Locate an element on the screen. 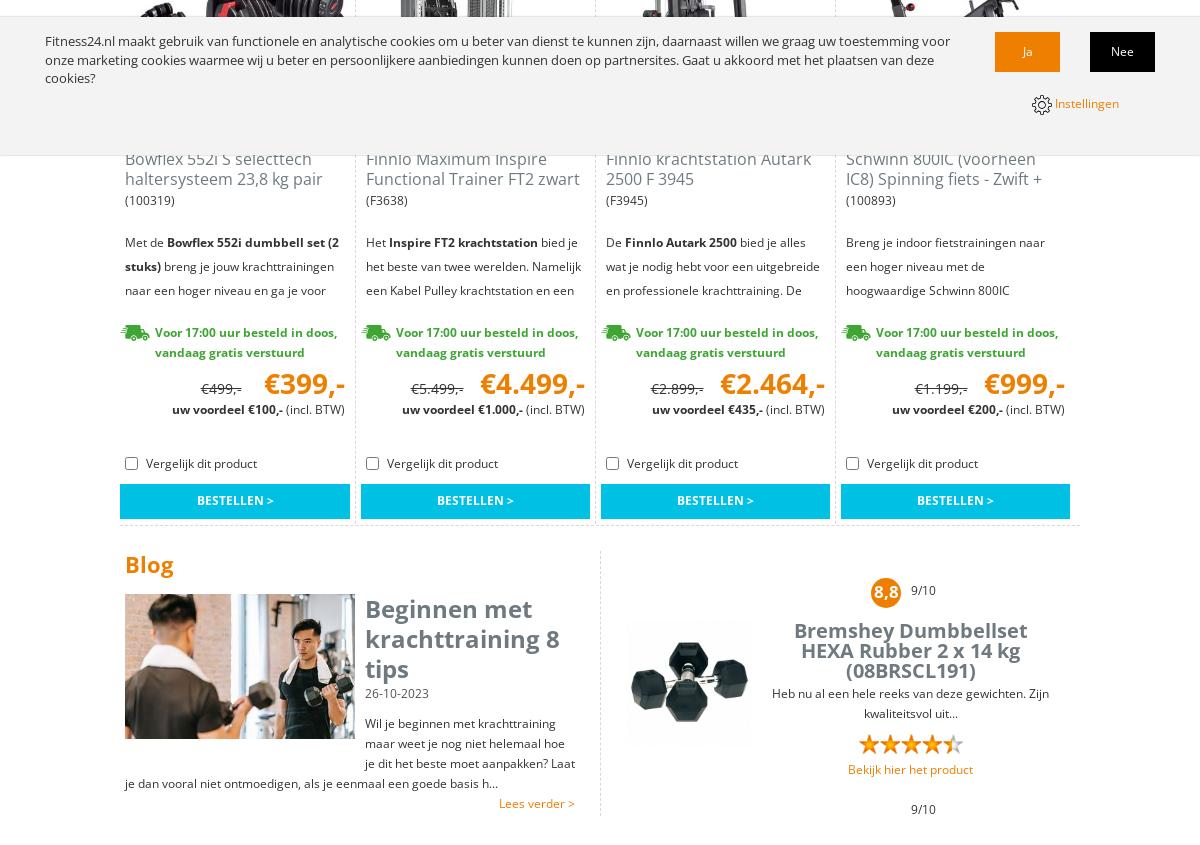 Image resolution: width=1200 pixels, height=845 pixels. 'Schwinn 800IC (voorheen IC8) Spinning fiets - Zwift + Ridesocial' is located at coordinates (845, 177).